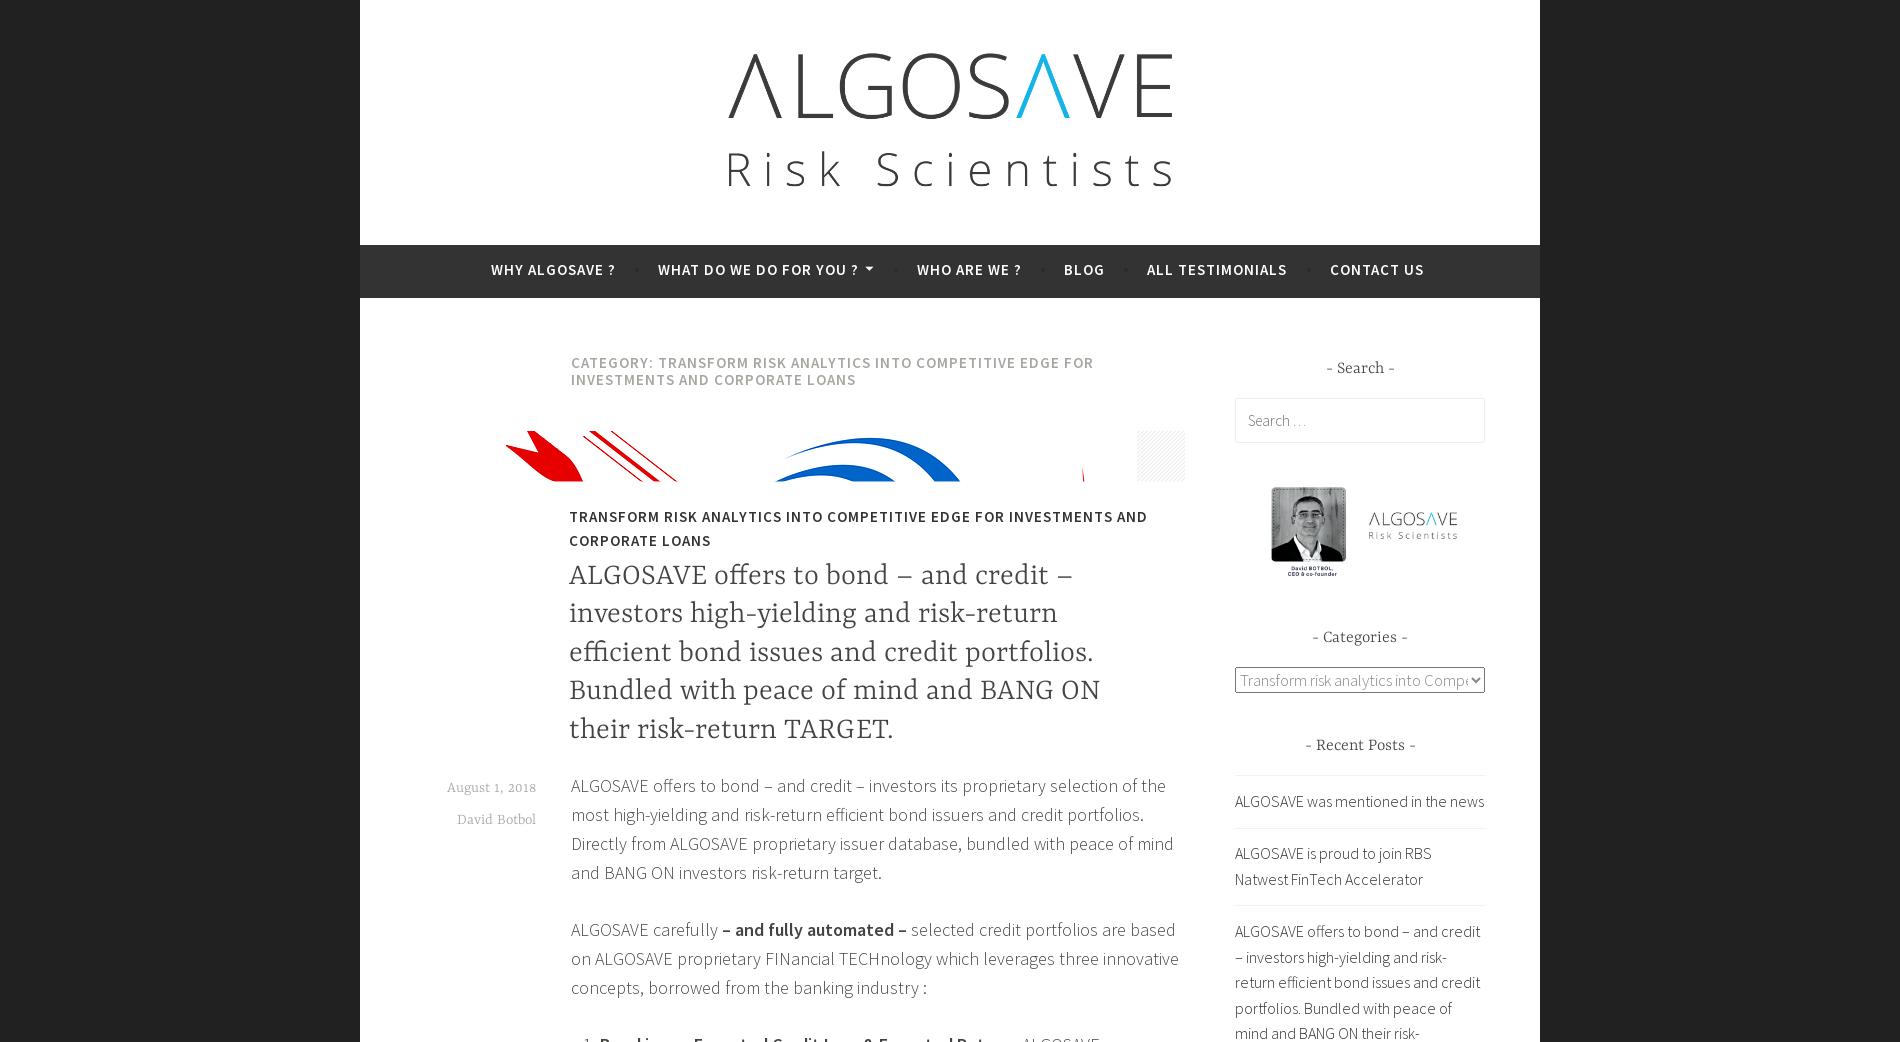 This screenshot has height=1042, width=1900. I want to click on 'ALGOSAVE carefully', so click(646, 928).